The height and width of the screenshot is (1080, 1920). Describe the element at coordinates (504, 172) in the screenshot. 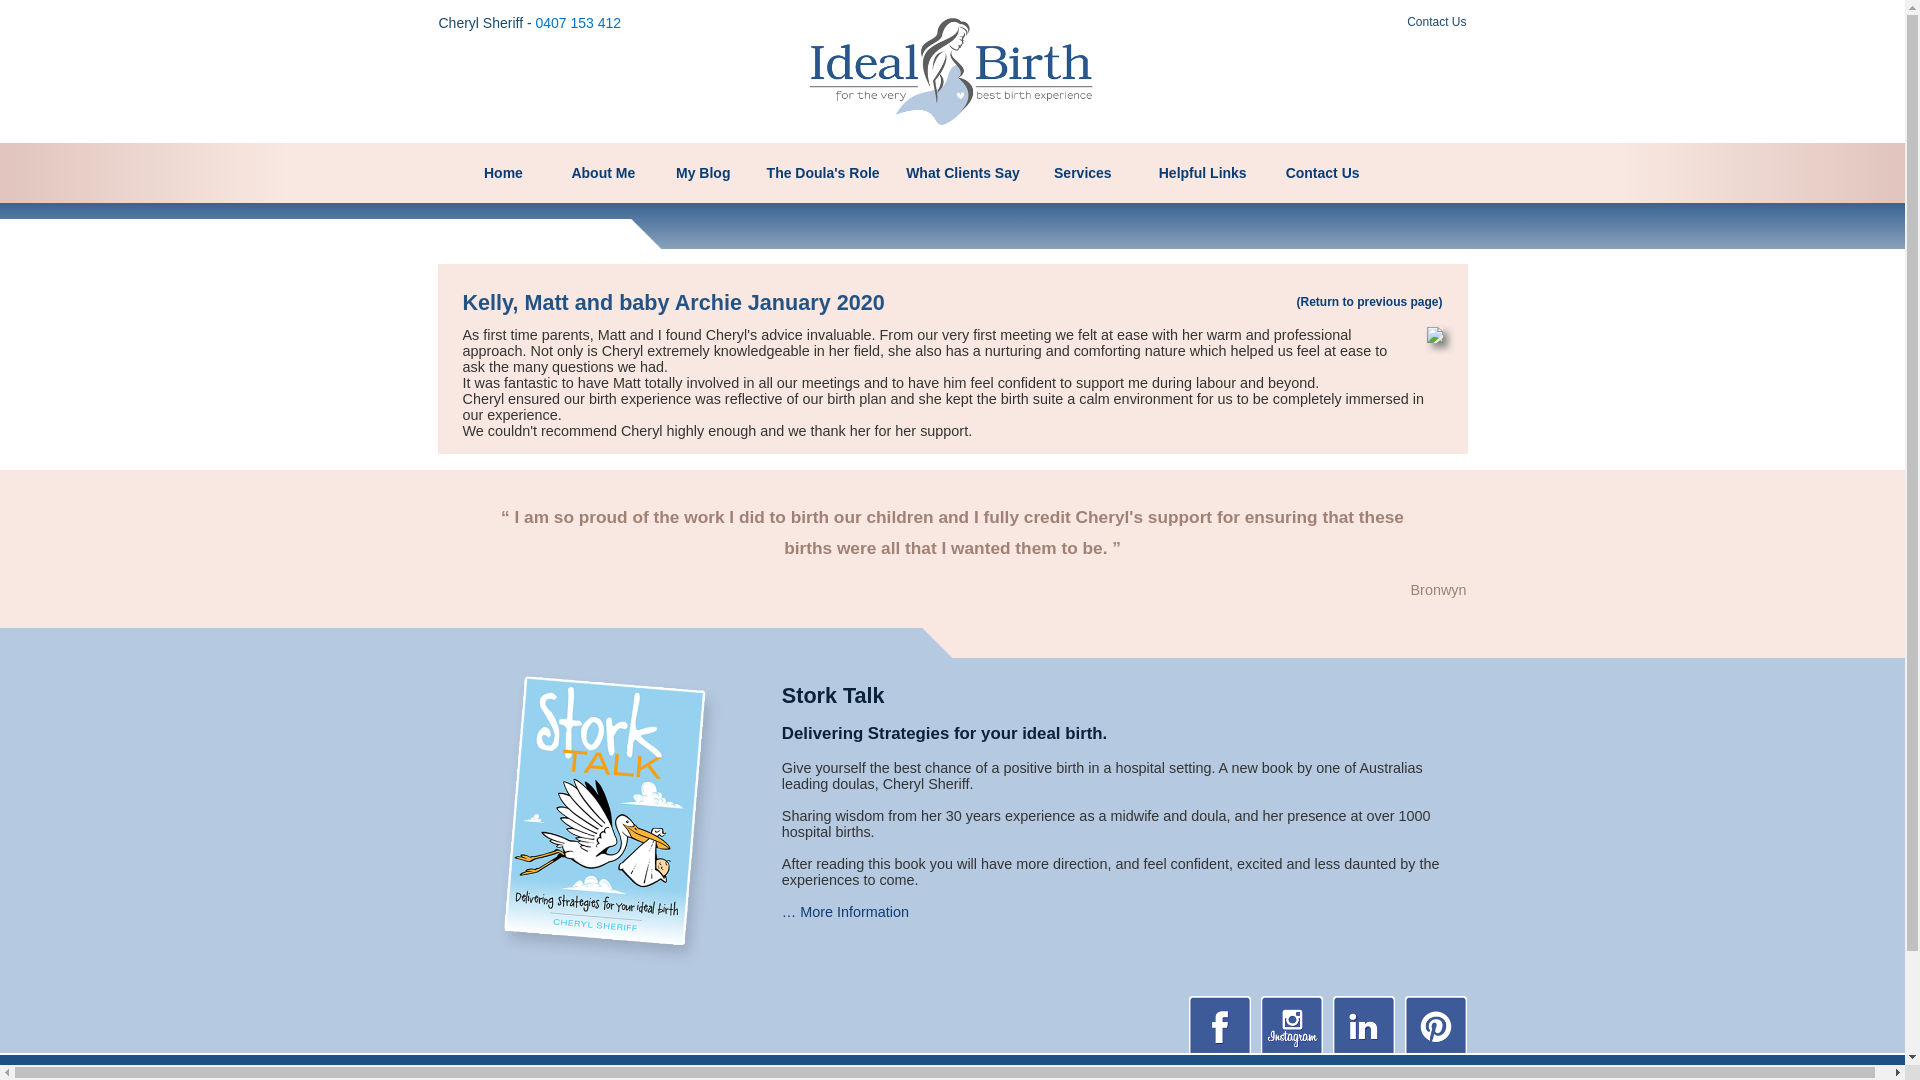

I see `'Home'` at that location.